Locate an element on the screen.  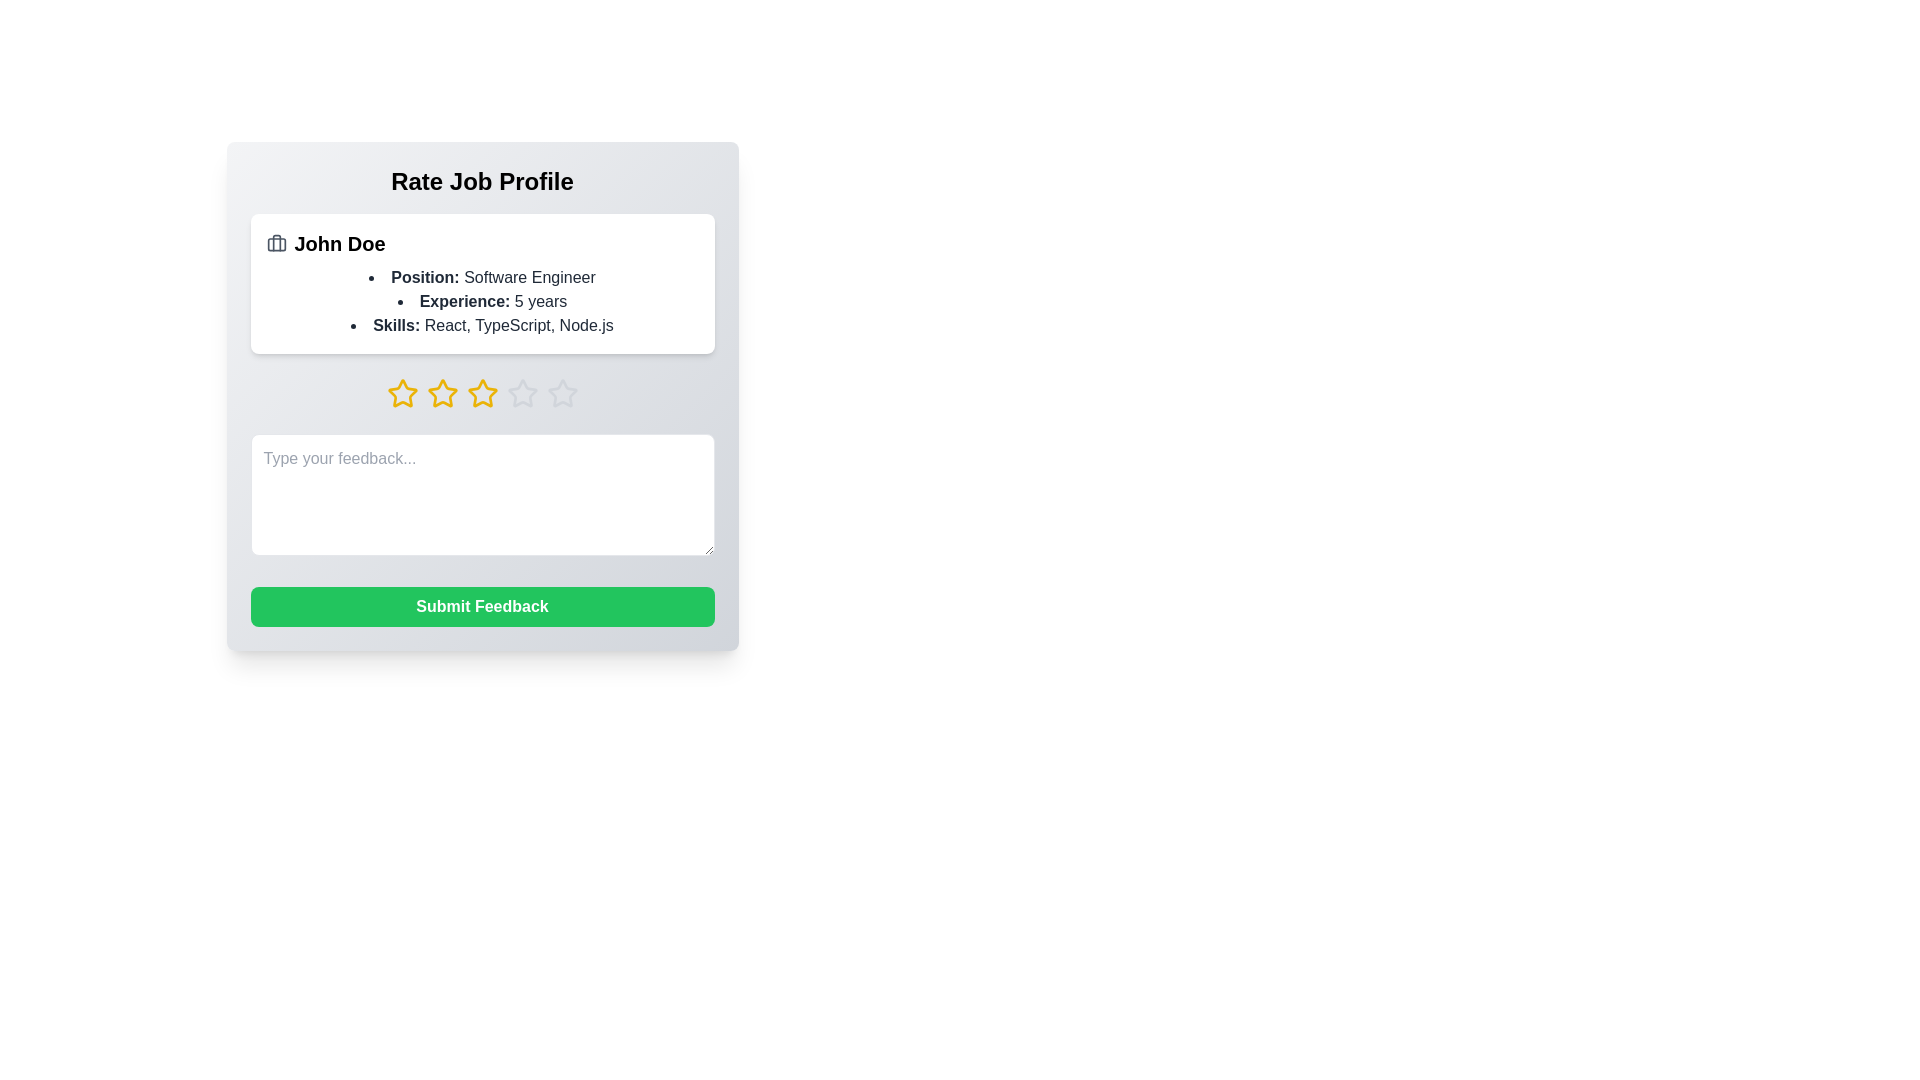
the decorative icon that emphasizes the professional context of the title 'John Doe' located at the top-left part of the card is located at coordinates (275, 242).